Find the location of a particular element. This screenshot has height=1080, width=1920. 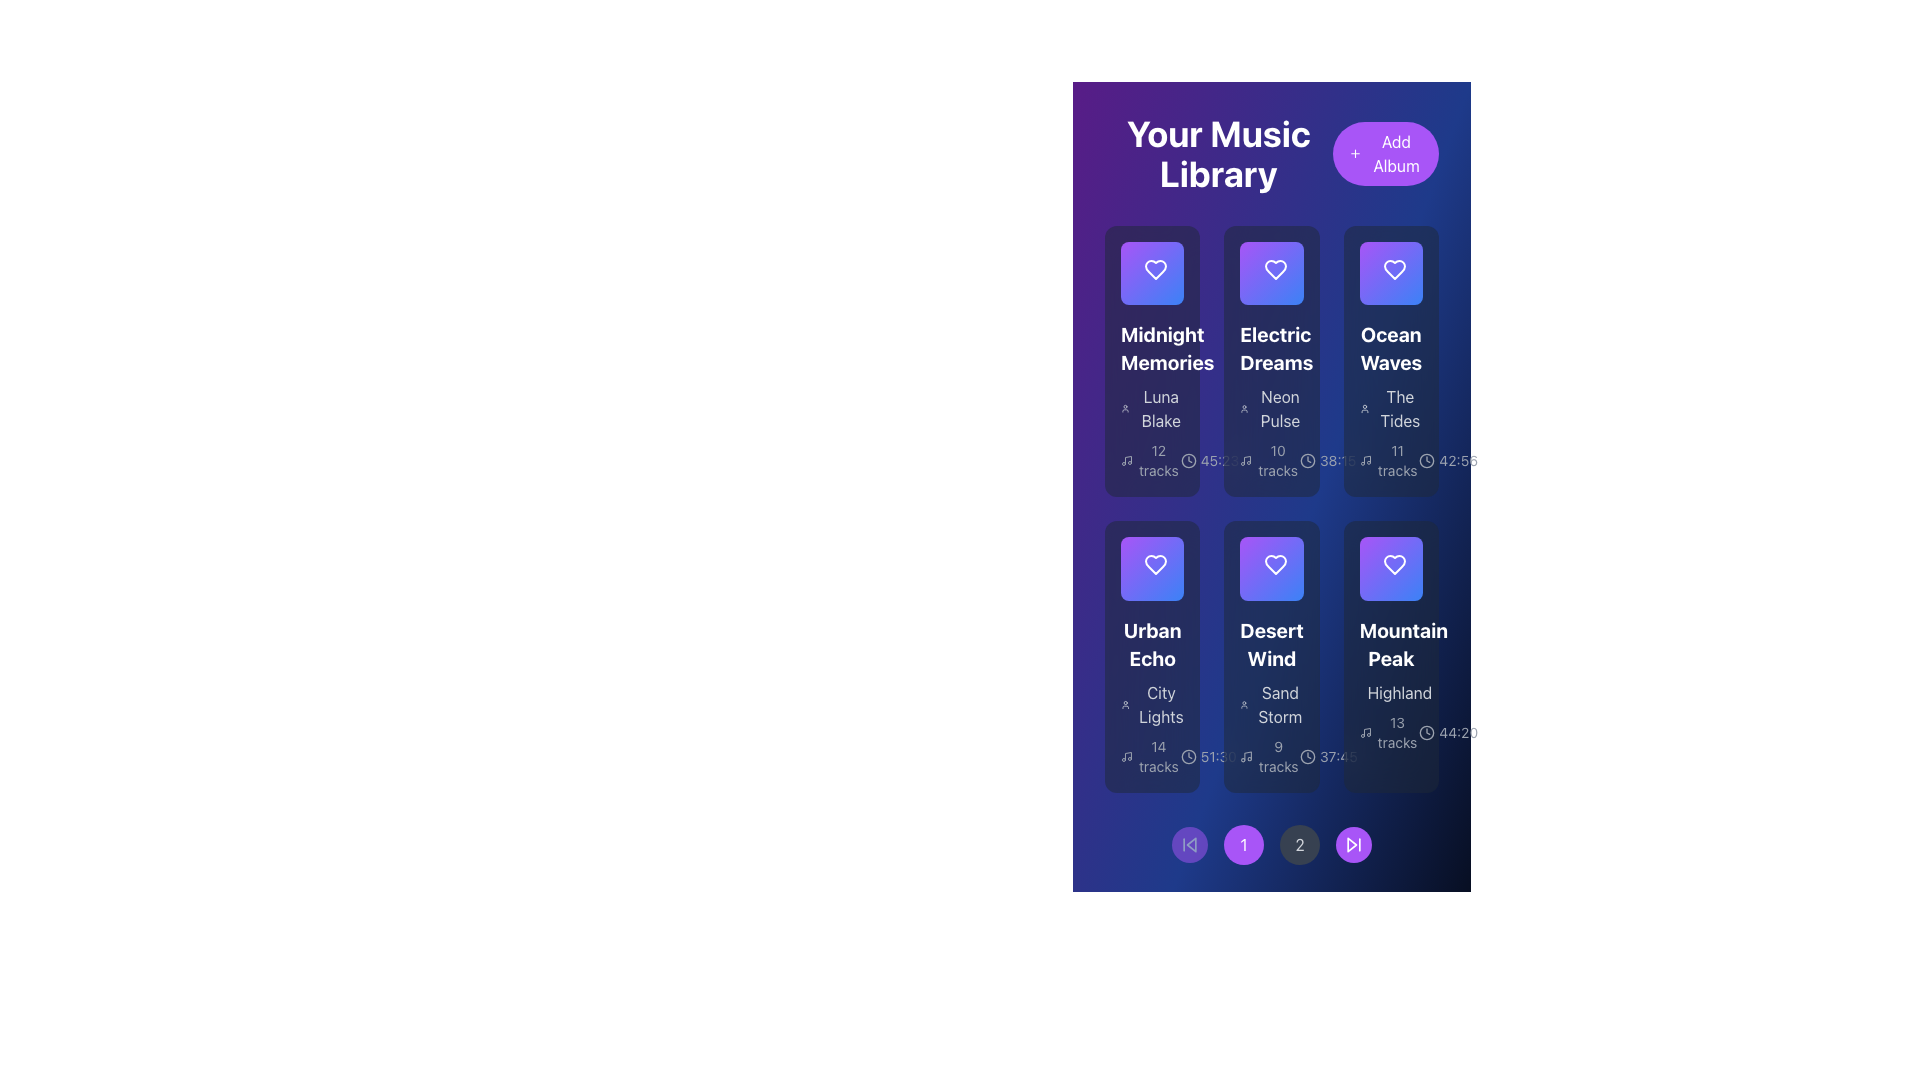

the heart-shaped icon button within the 'Electric Dreams' album card to mark it as a favorite is located at coordinates (1274, 270).